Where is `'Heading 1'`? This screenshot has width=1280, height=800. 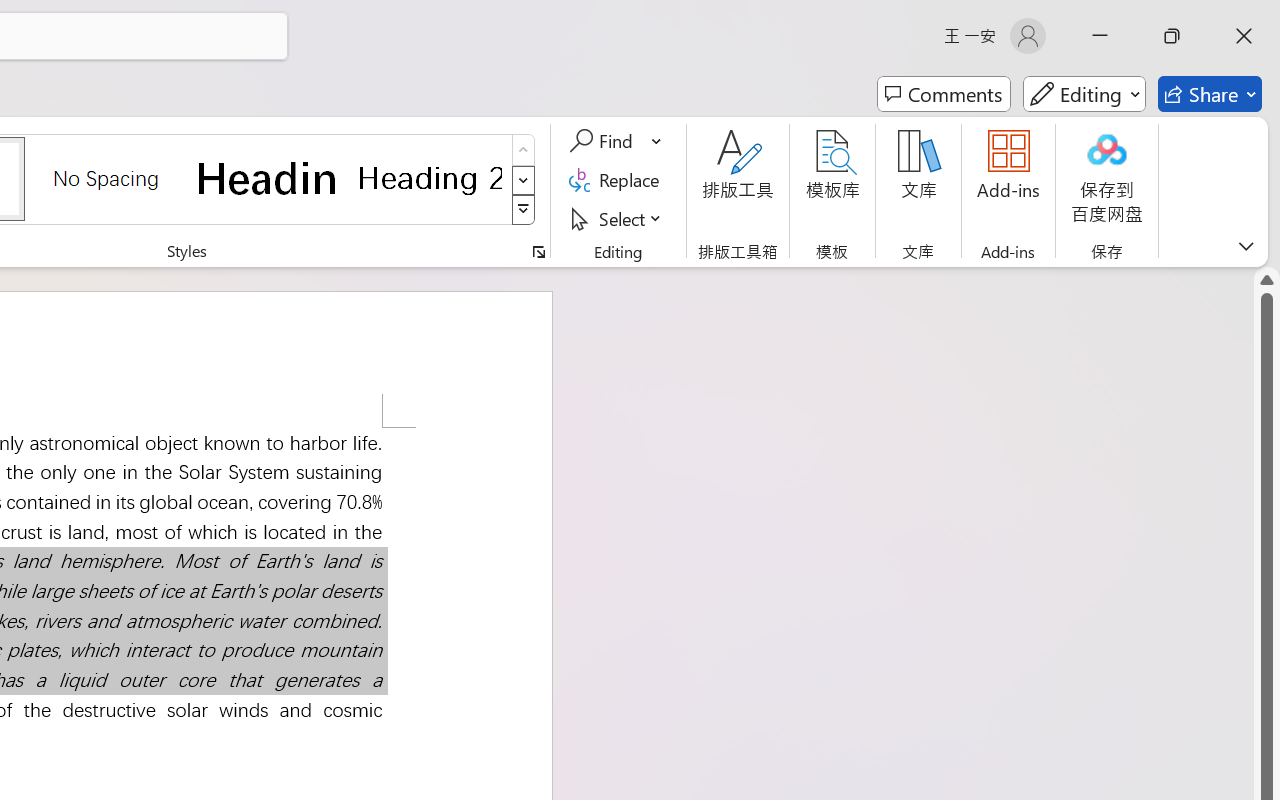
'Heading 1' is located at coordinates (267, 177).